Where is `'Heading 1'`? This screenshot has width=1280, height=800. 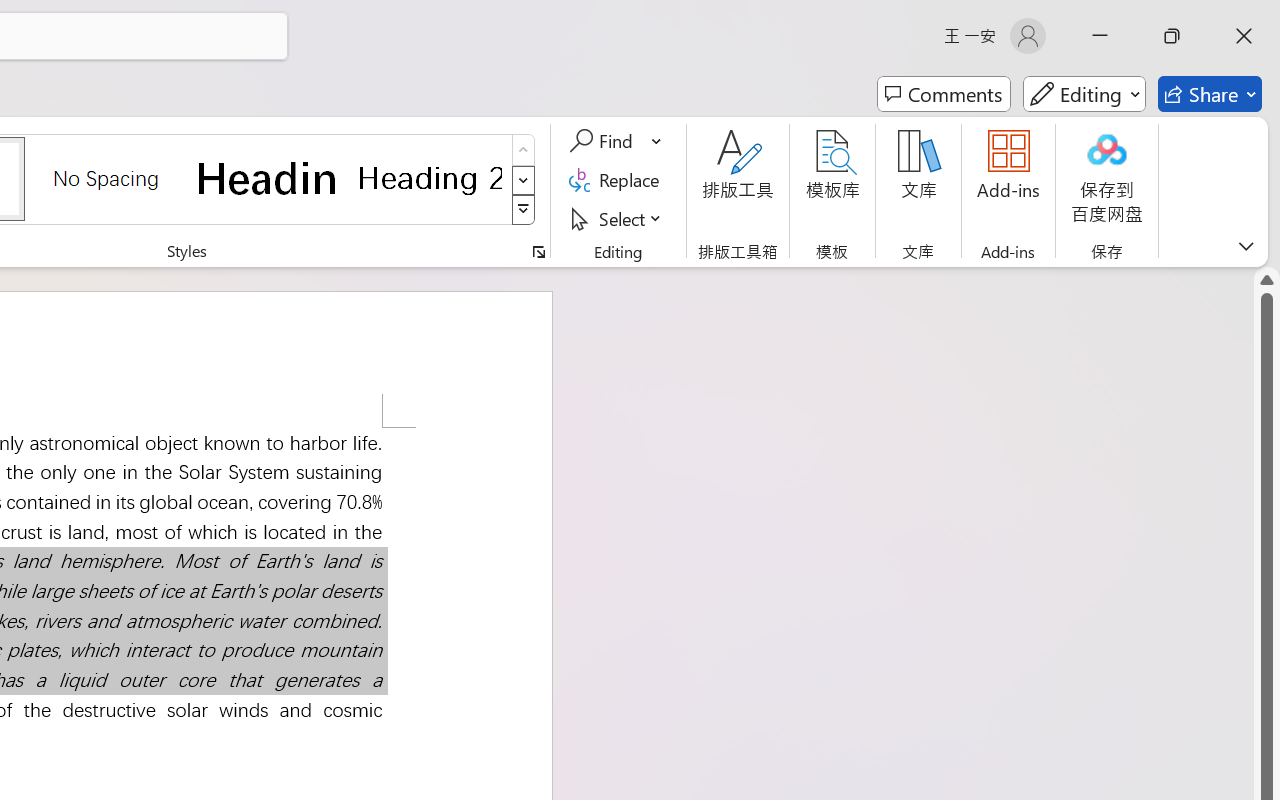
'Heading 1' is located at coordinates (267, 177).